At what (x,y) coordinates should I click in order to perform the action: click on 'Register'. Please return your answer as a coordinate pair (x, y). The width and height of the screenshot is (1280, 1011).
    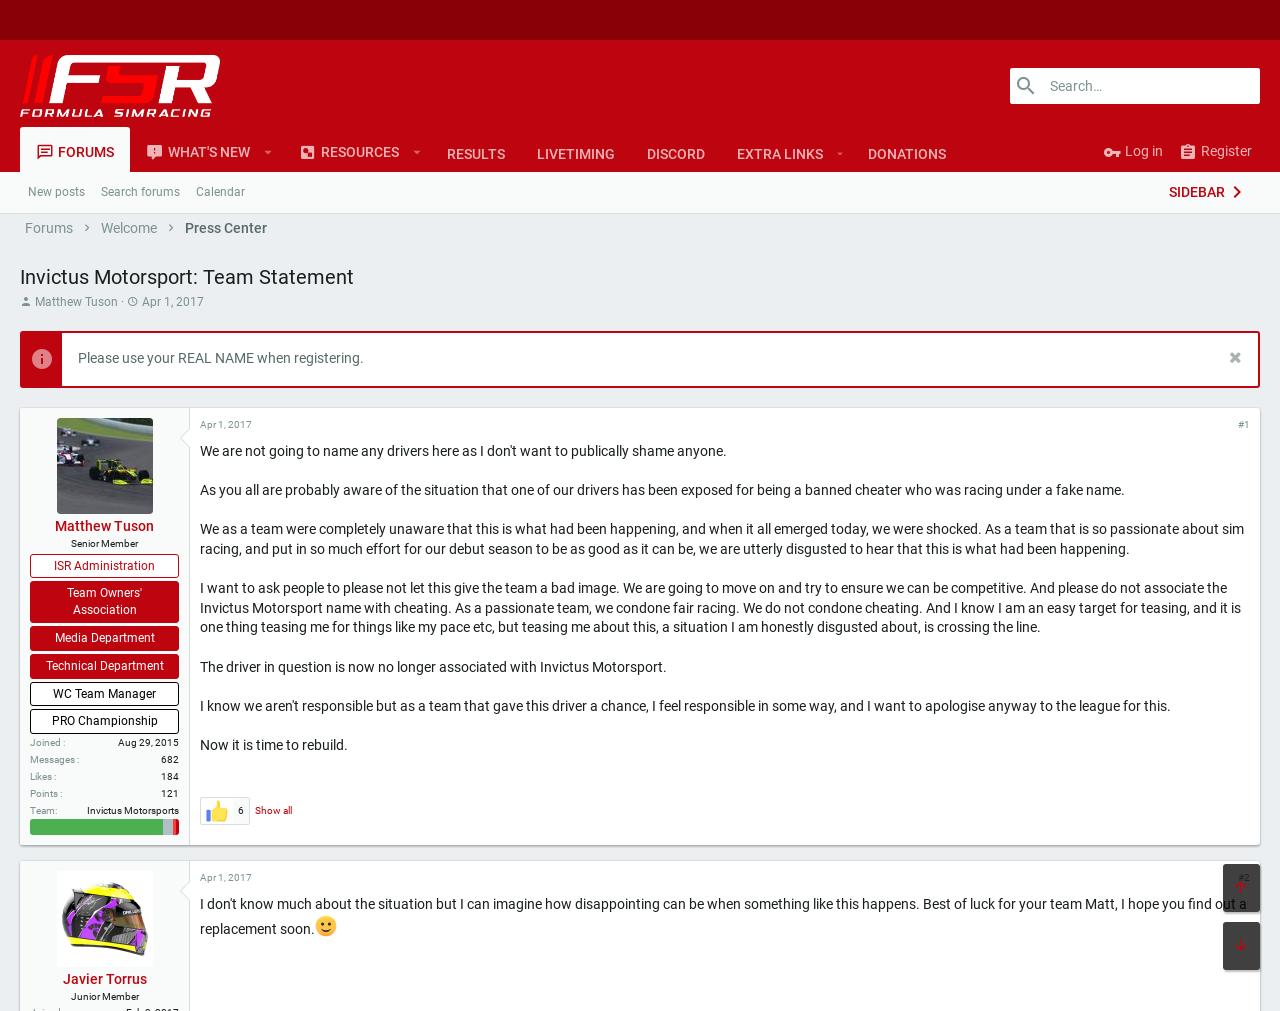
    Looking at the image, I should click on (1225, 150).